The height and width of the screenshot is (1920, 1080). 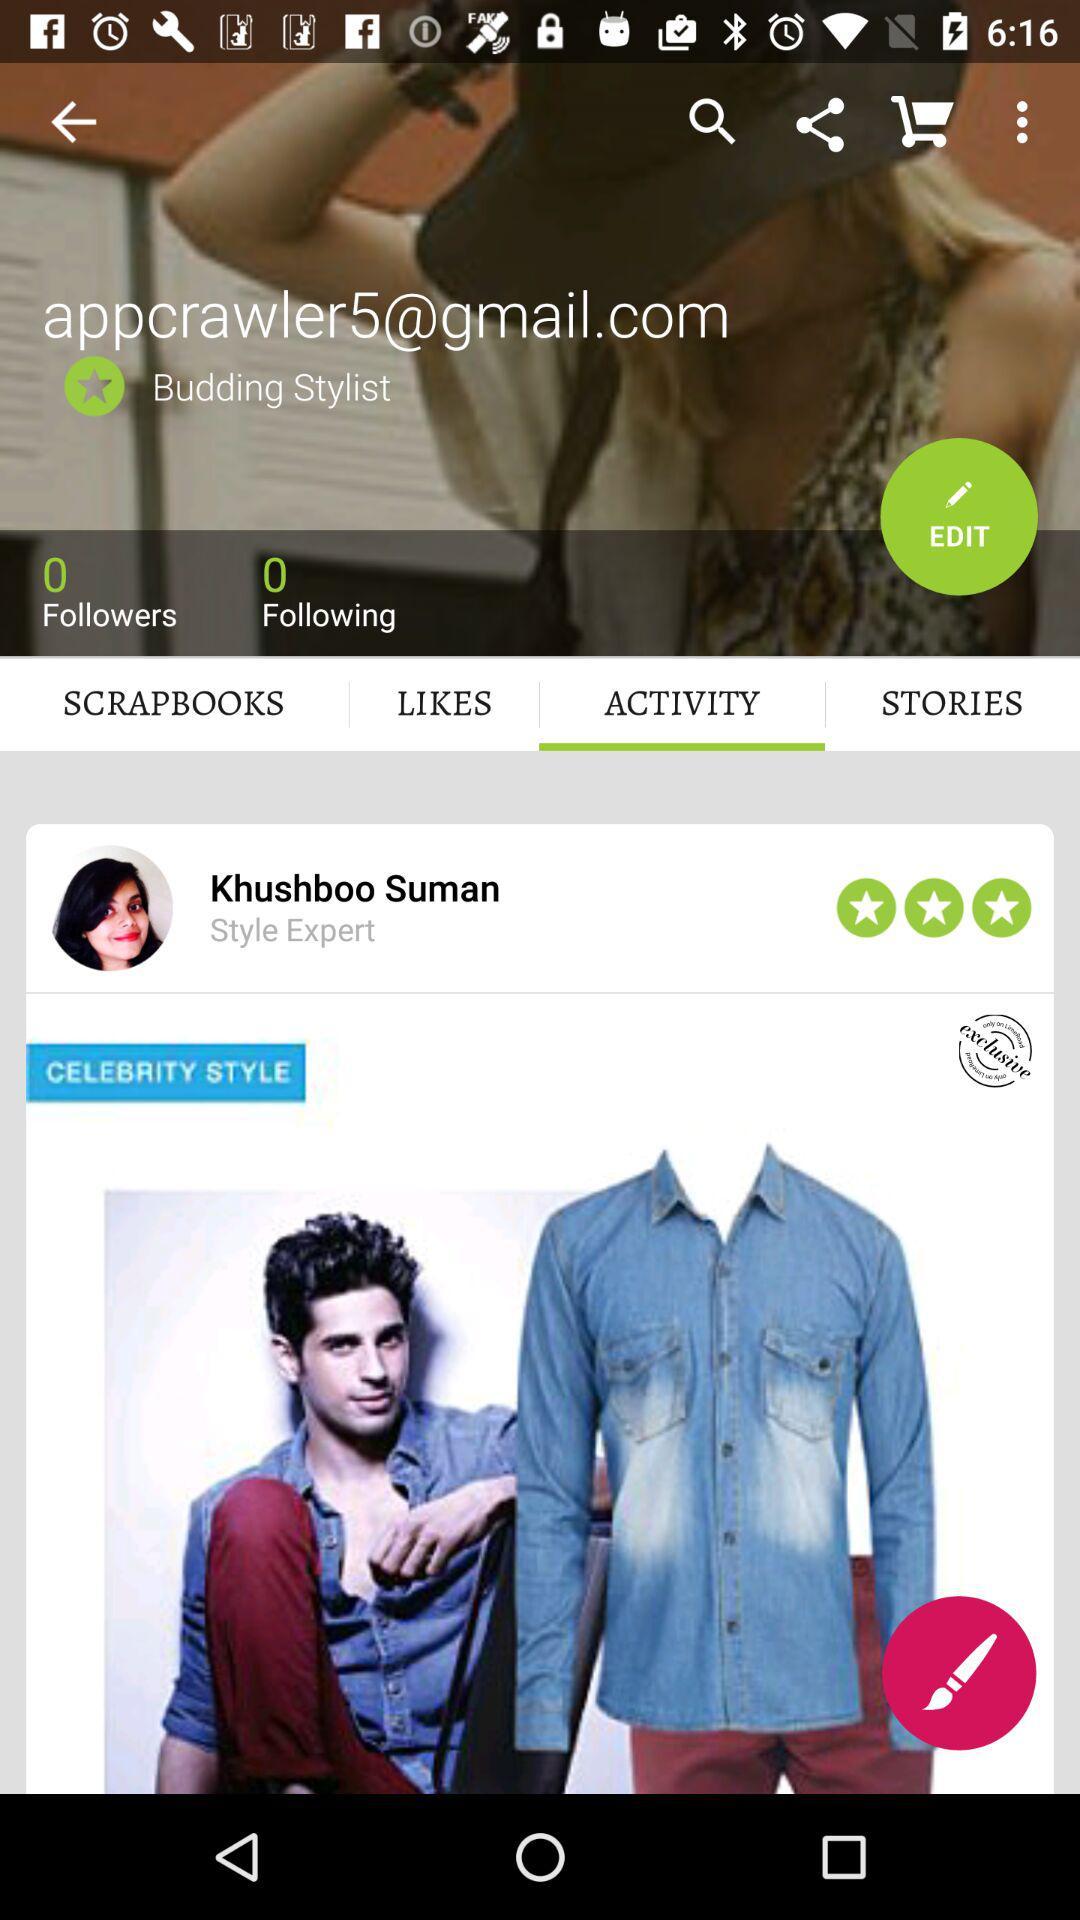 What do you see at coordinates (958, 1673) in the screenshot?
I see `the edit icon` at bounding box center [958, 1673].